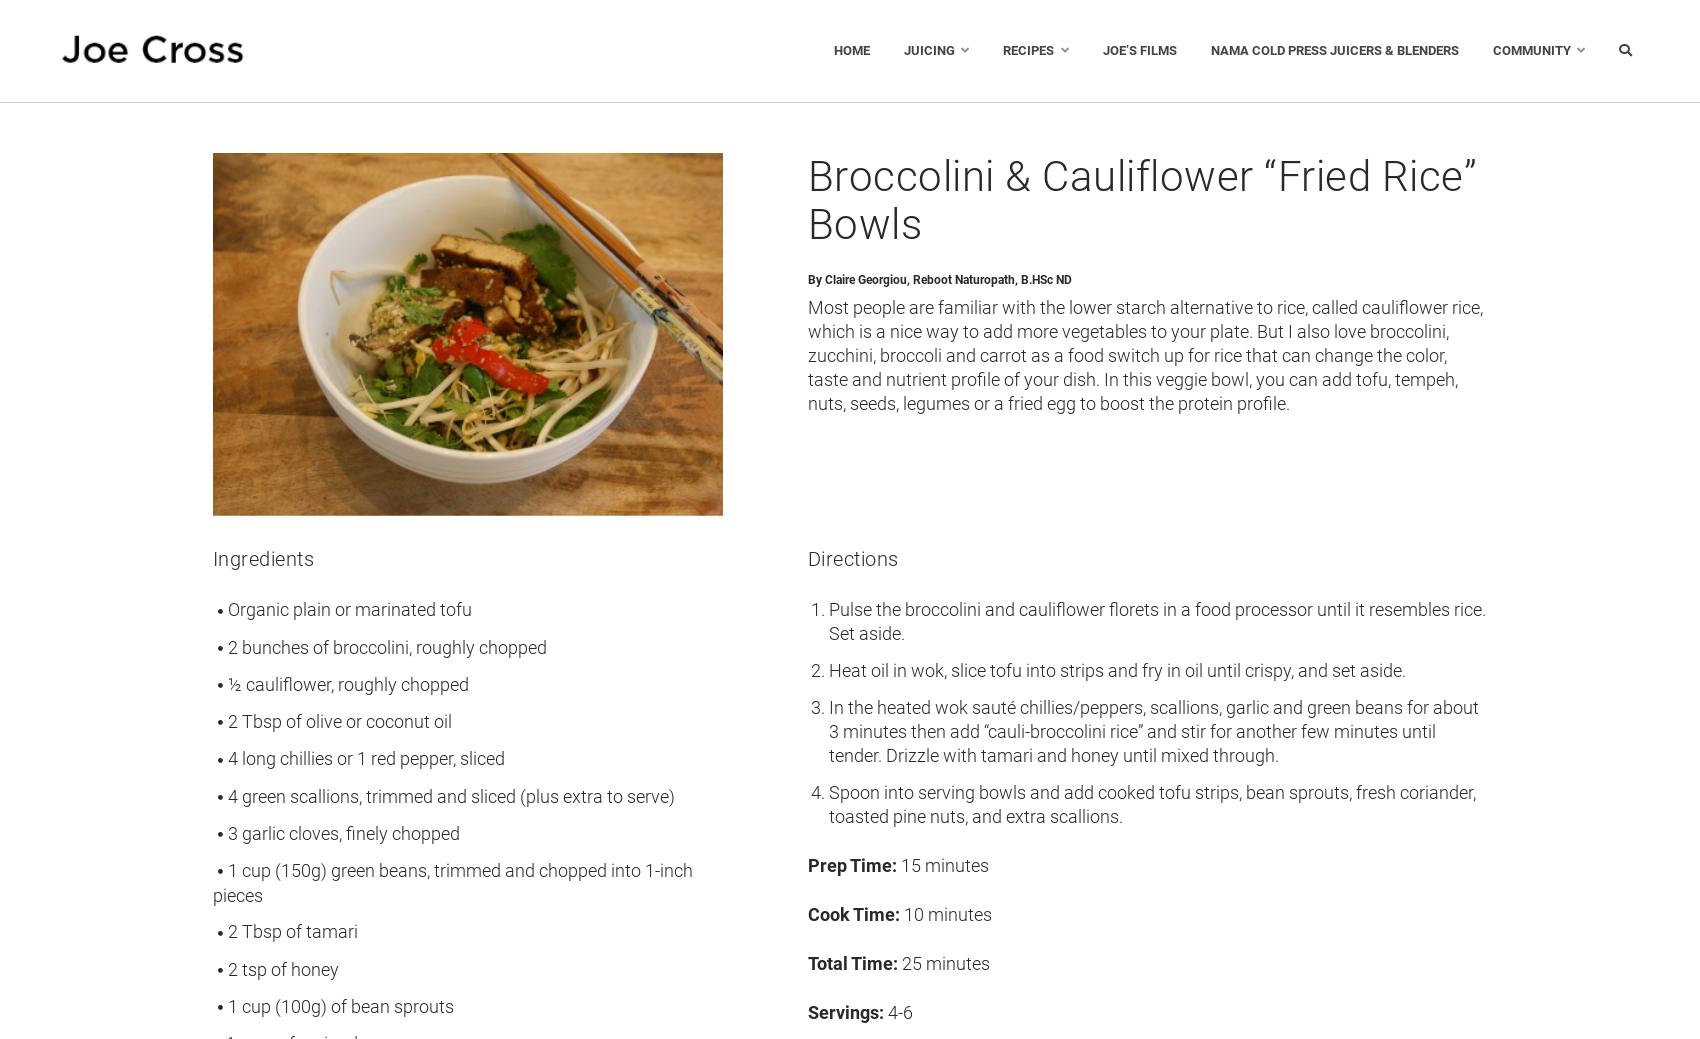 This screenshot has width=1700, height=1039. I want to click on 'Pulse the broccolini and cauliflower florets in a food processor until it resembles rice. Set aside.', so click(1156, 621).